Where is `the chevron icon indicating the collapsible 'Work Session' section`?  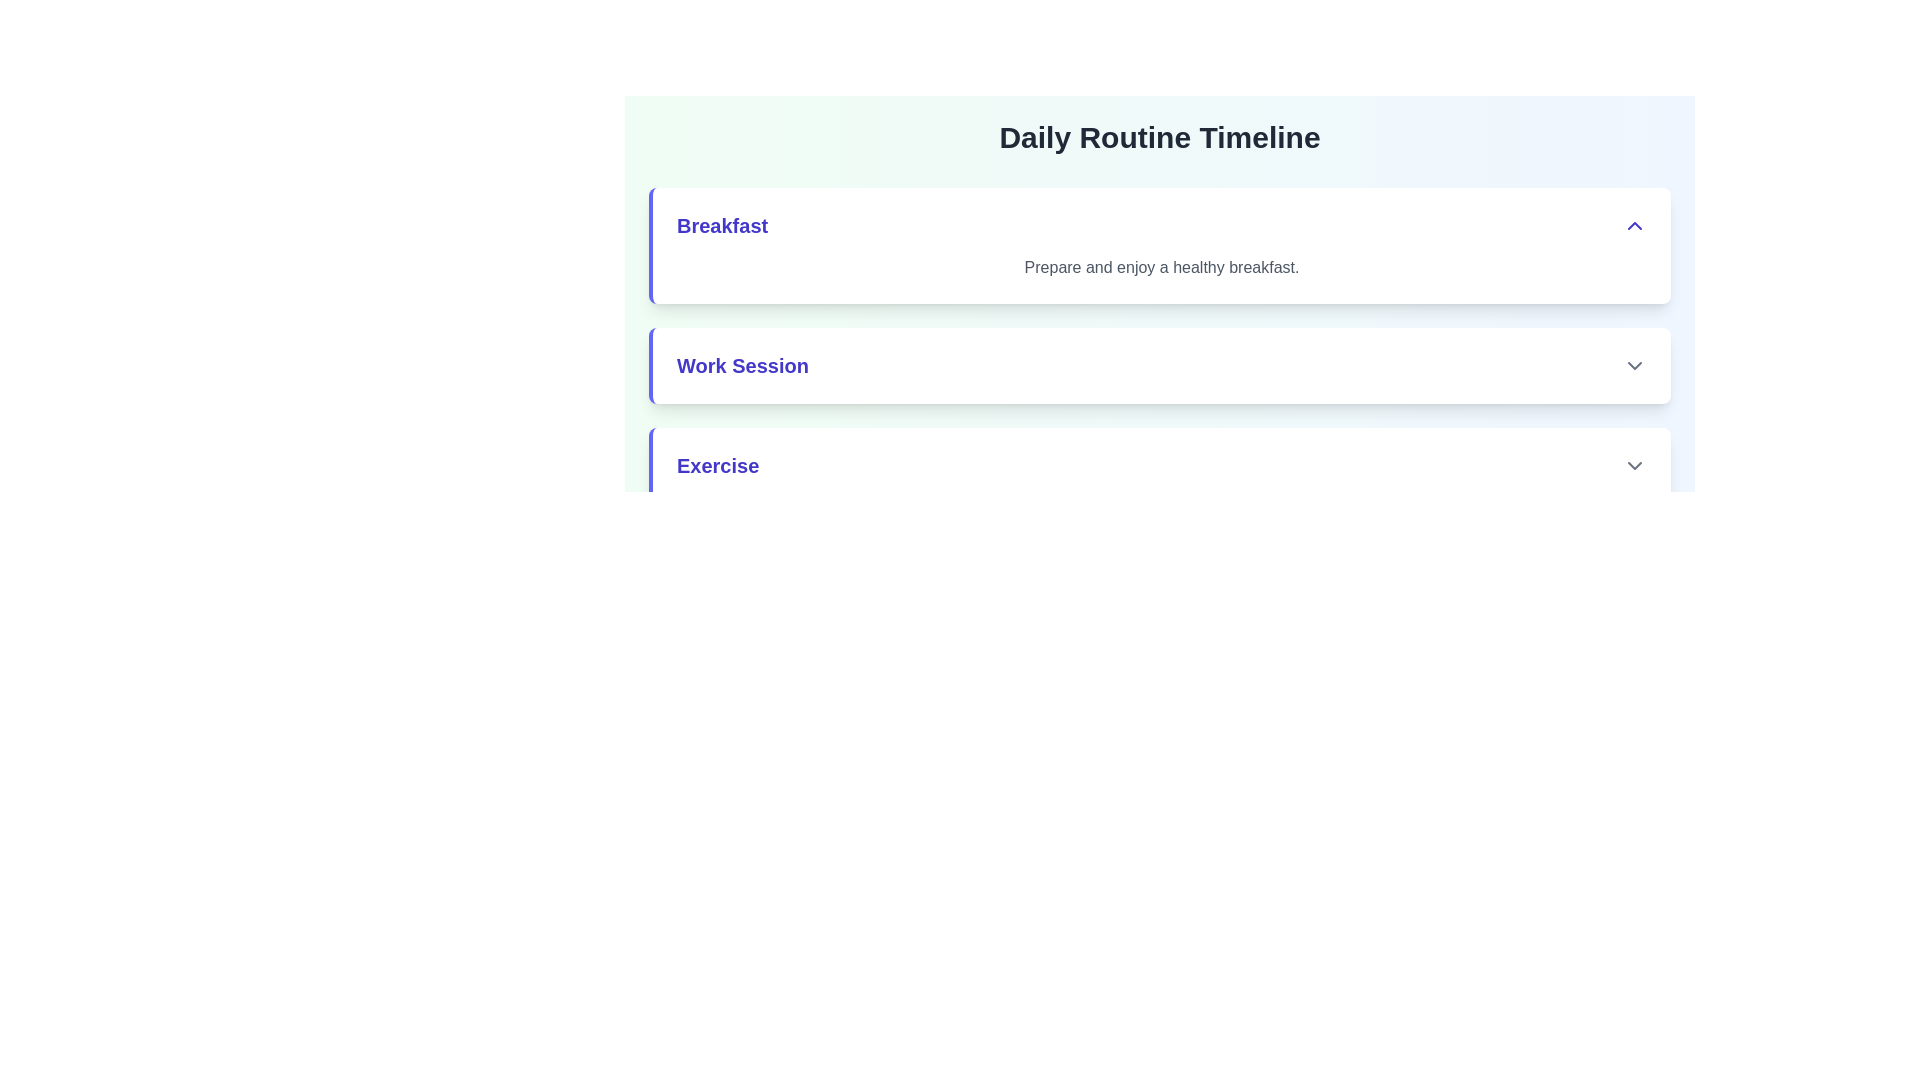
the chevron icon indicating the collapsible 'Work Session' section is located at coordinates (1635, 366).